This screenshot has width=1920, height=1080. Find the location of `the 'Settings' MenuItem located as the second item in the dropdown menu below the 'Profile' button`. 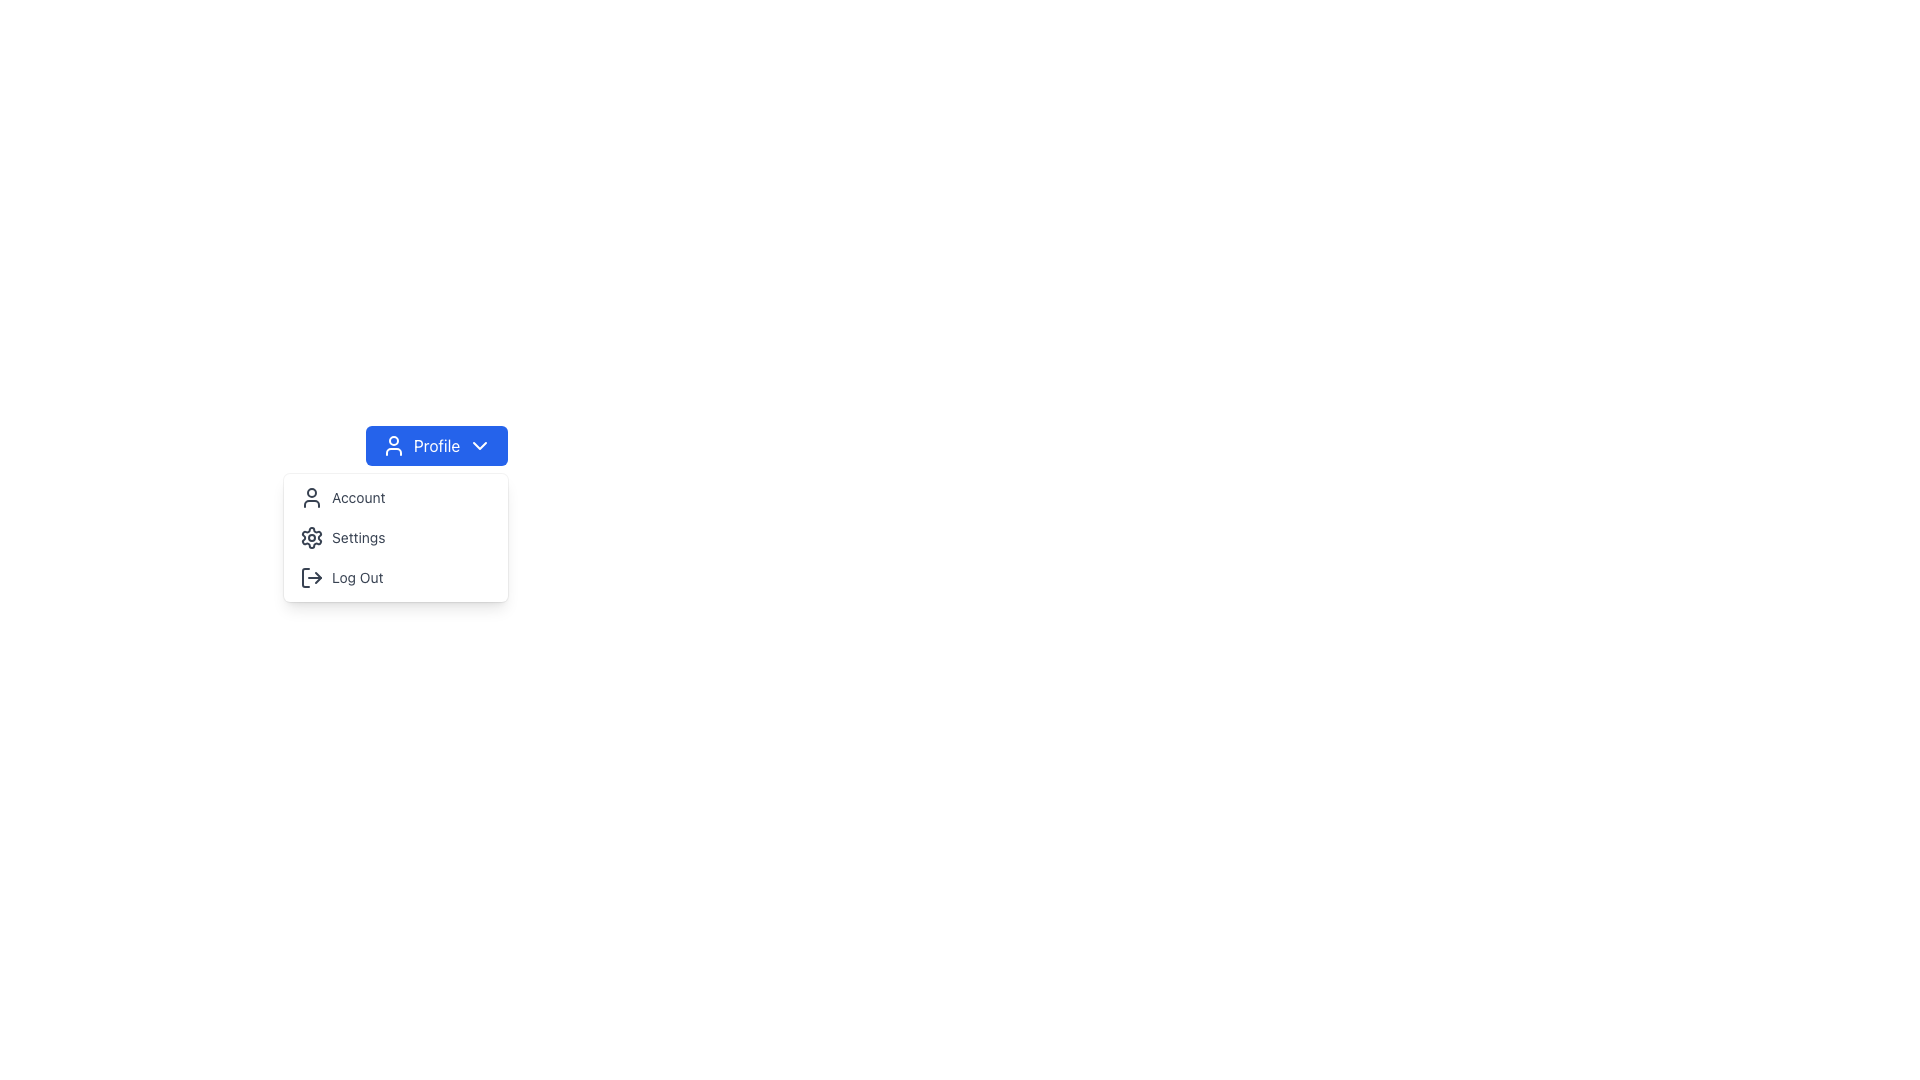

the 'Settings' MenuItem located as the second item in the dropdown menu below the 'Profile' button is located at coordinates (396, 536).